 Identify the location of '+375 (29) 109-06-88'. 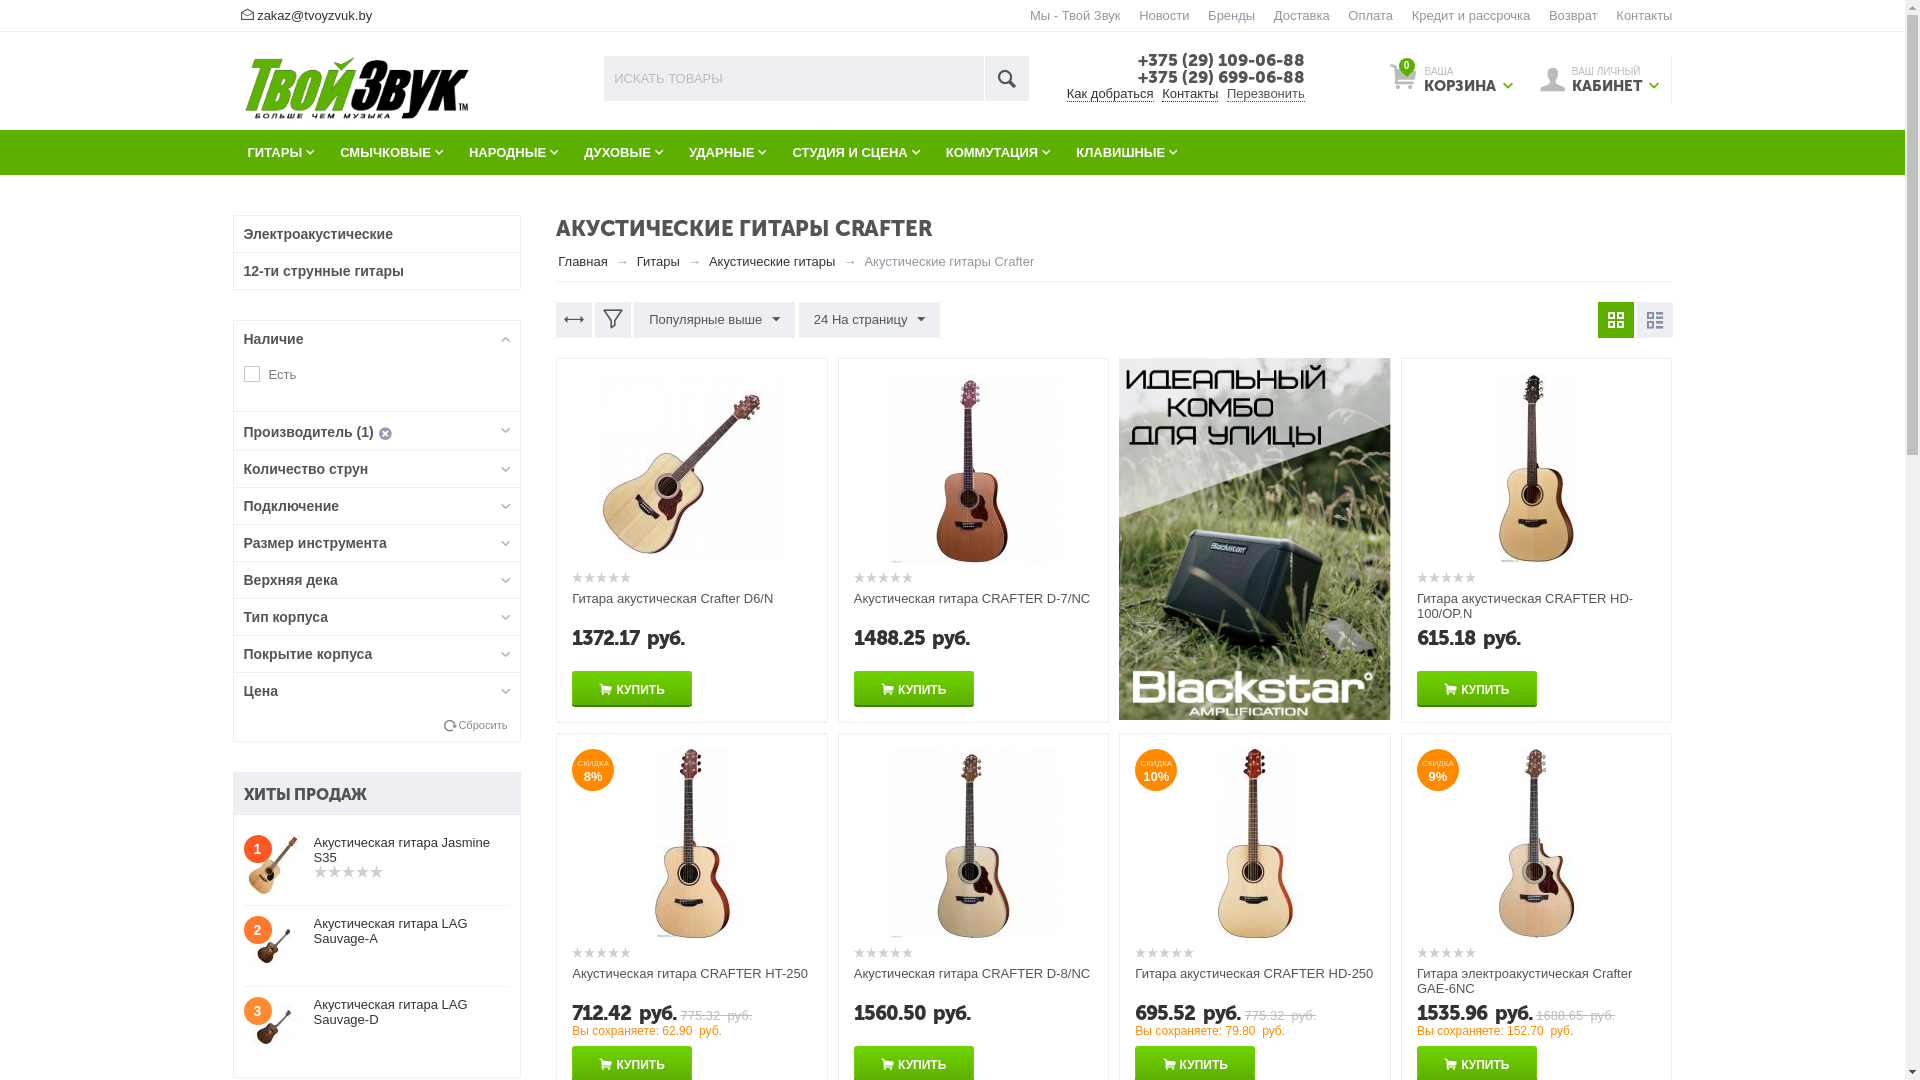
(1220, 59).